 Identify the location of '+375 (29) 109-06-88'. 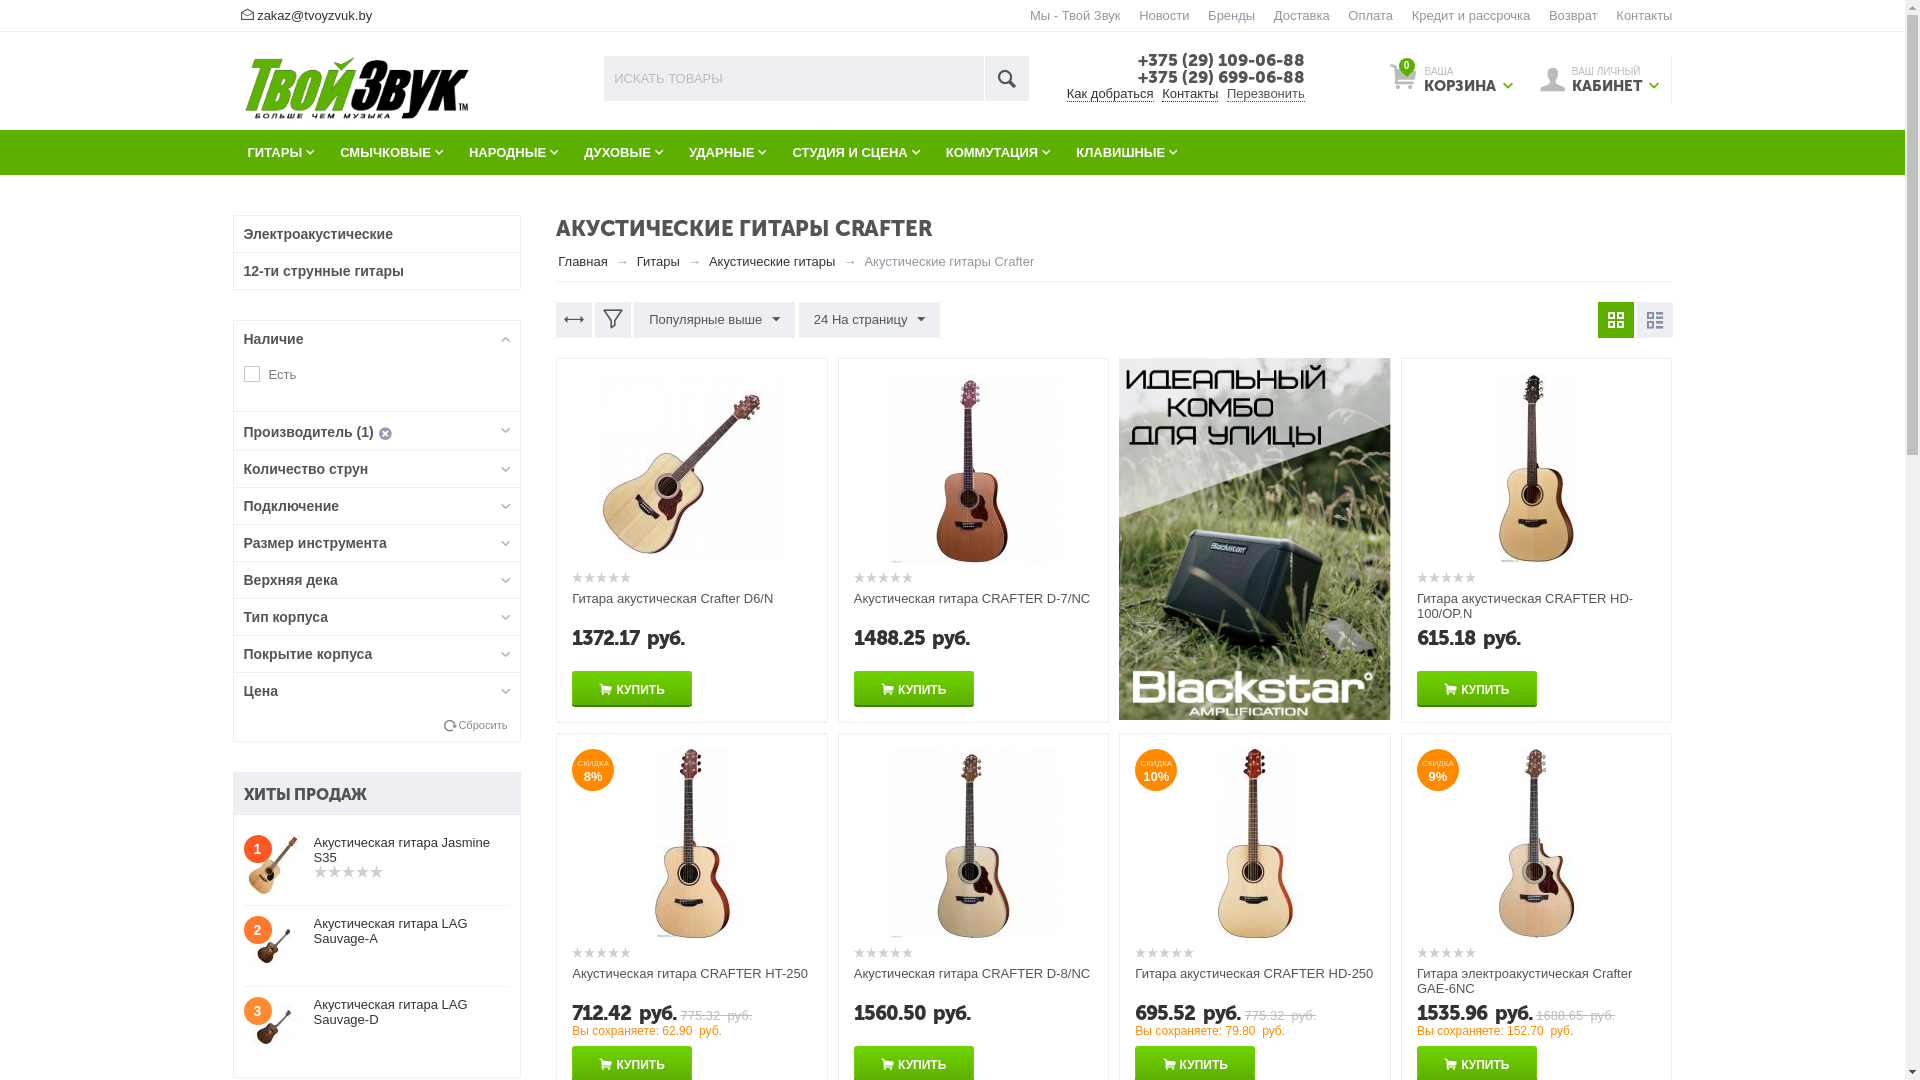
(1220, 59).